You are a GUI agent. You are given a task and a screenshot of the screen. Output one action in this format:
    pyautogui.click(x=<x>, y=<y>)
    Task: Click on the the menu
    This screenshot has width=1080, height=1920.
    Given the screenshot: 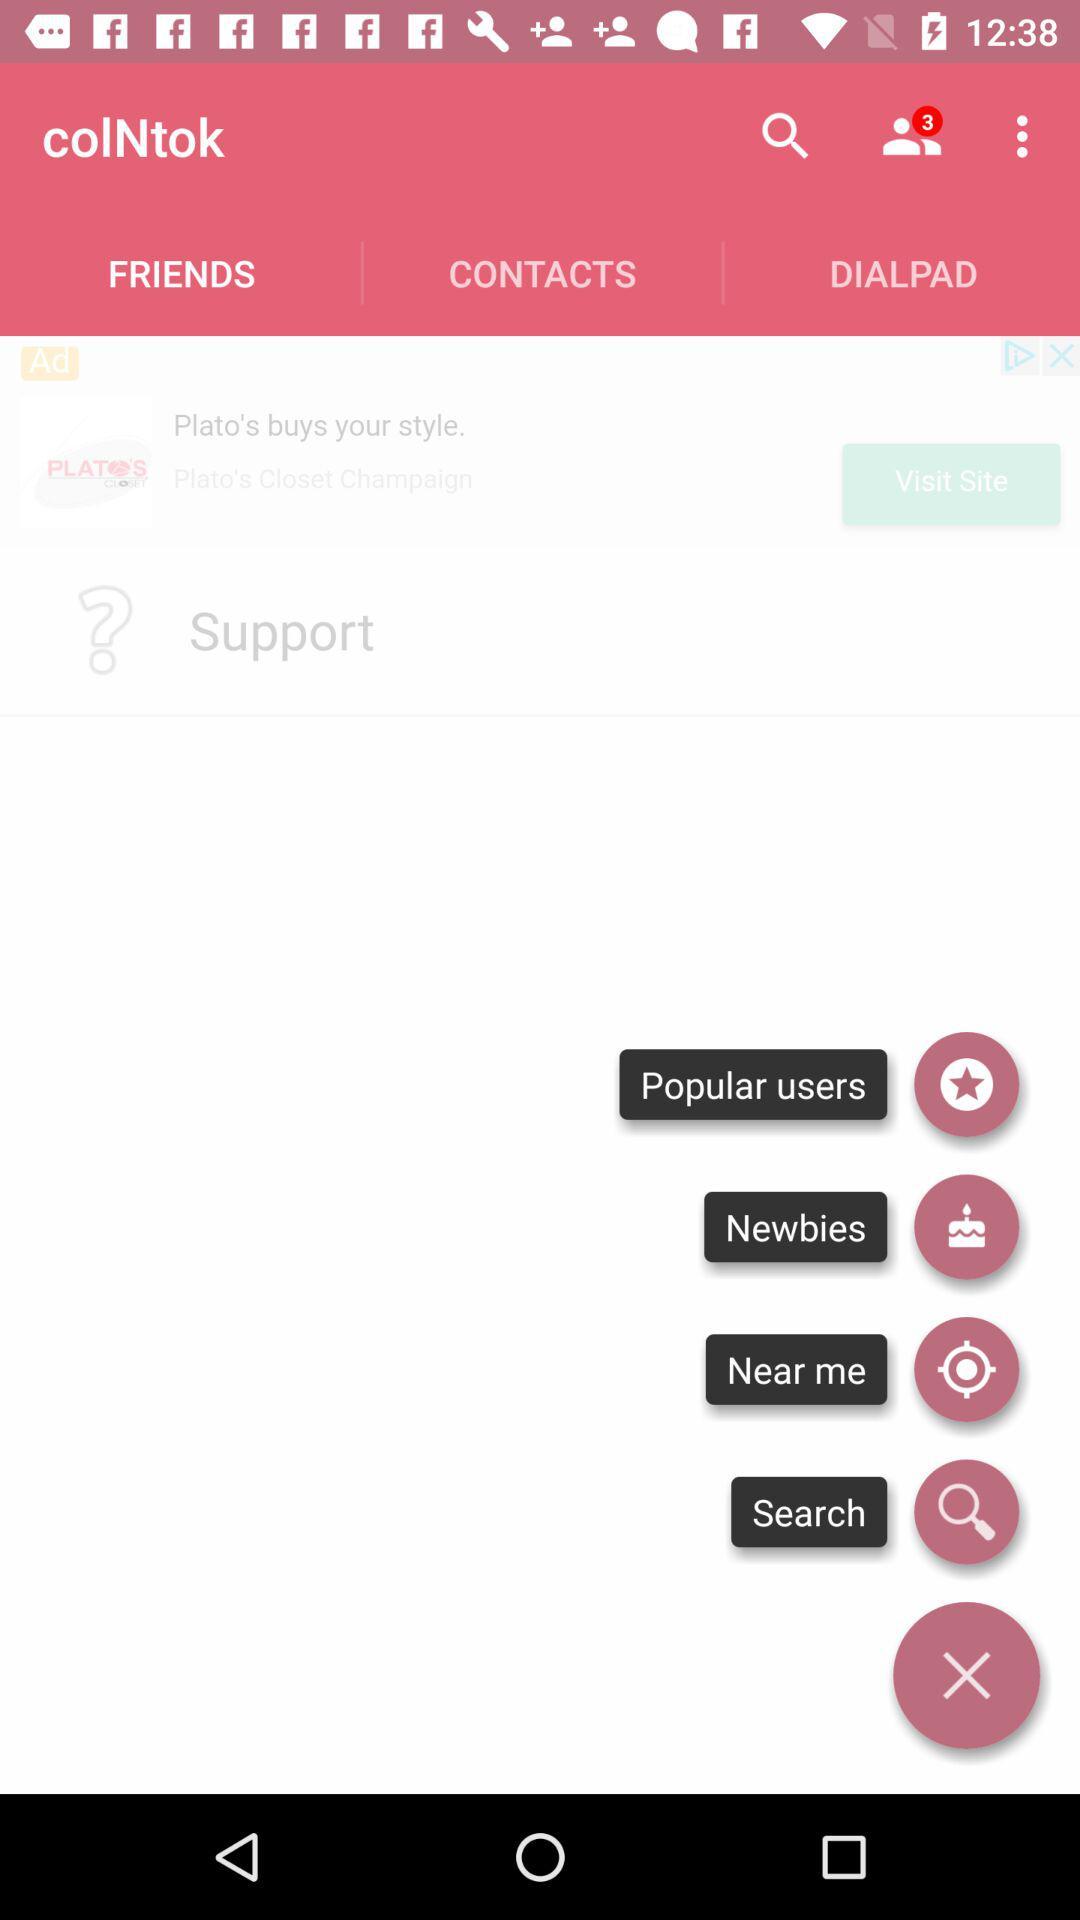 What is the action you would take?
    pyautogui.click(x=965, y=1675)
    